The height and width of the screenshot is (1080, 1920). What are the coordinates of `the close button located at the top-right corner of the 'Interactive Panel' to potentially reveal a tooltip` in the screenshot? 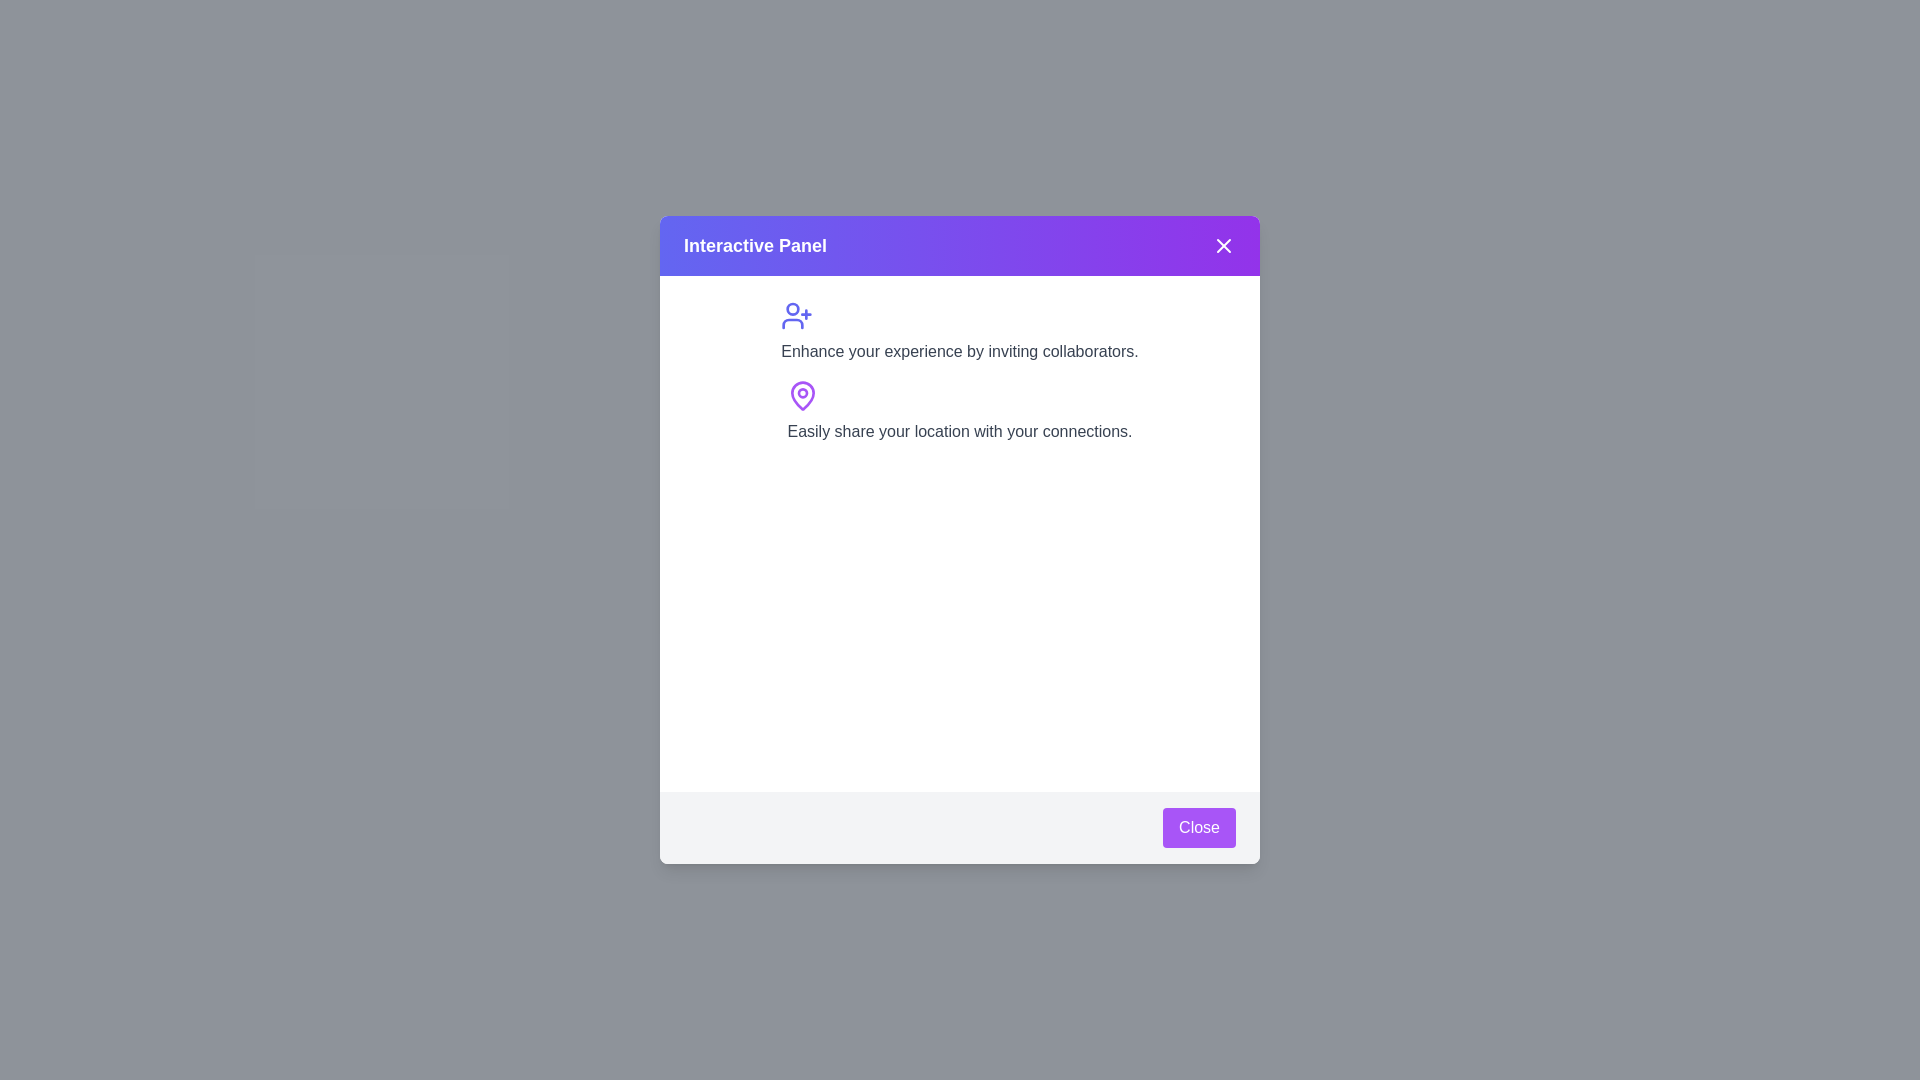 It's located at (1223, 245).